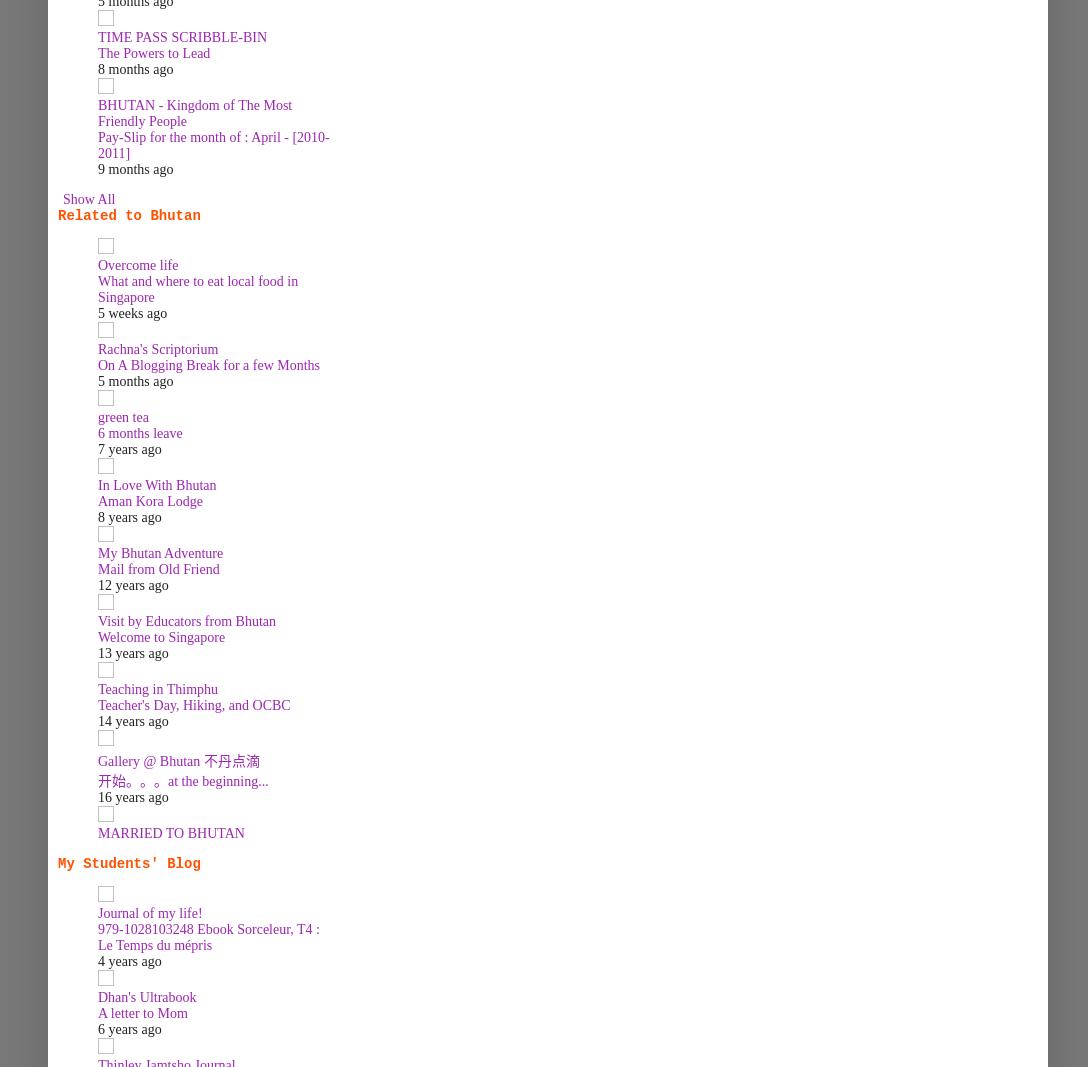 This screenshot has width=1088, height=1067. What do you see at coordinates (193, 112) in the screenshot?
I see `'BHUTAN - Kingdom of The Most Friendly People'` at bounding box center [193, 112].